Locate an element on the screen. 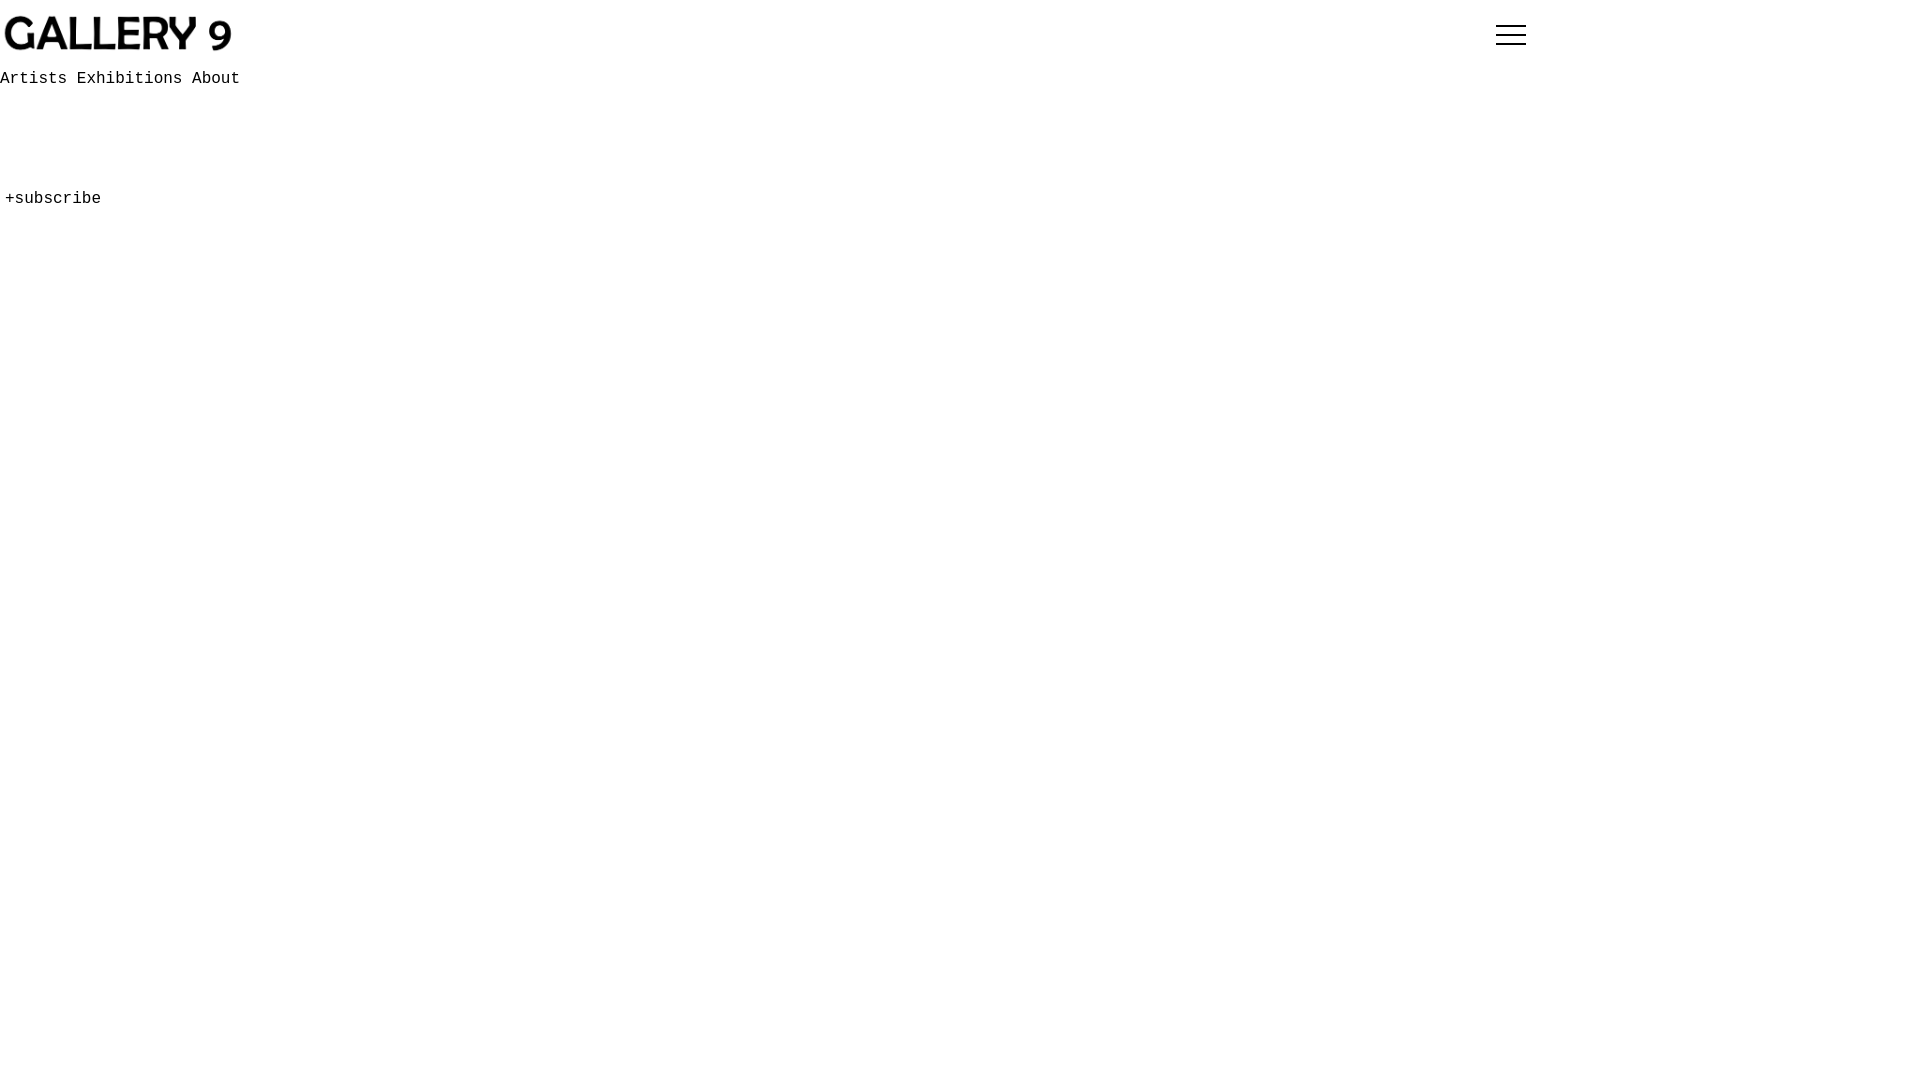 The width and height of the screenshot is (1920, 1080). 'About' is located at coordinates (24, 231).